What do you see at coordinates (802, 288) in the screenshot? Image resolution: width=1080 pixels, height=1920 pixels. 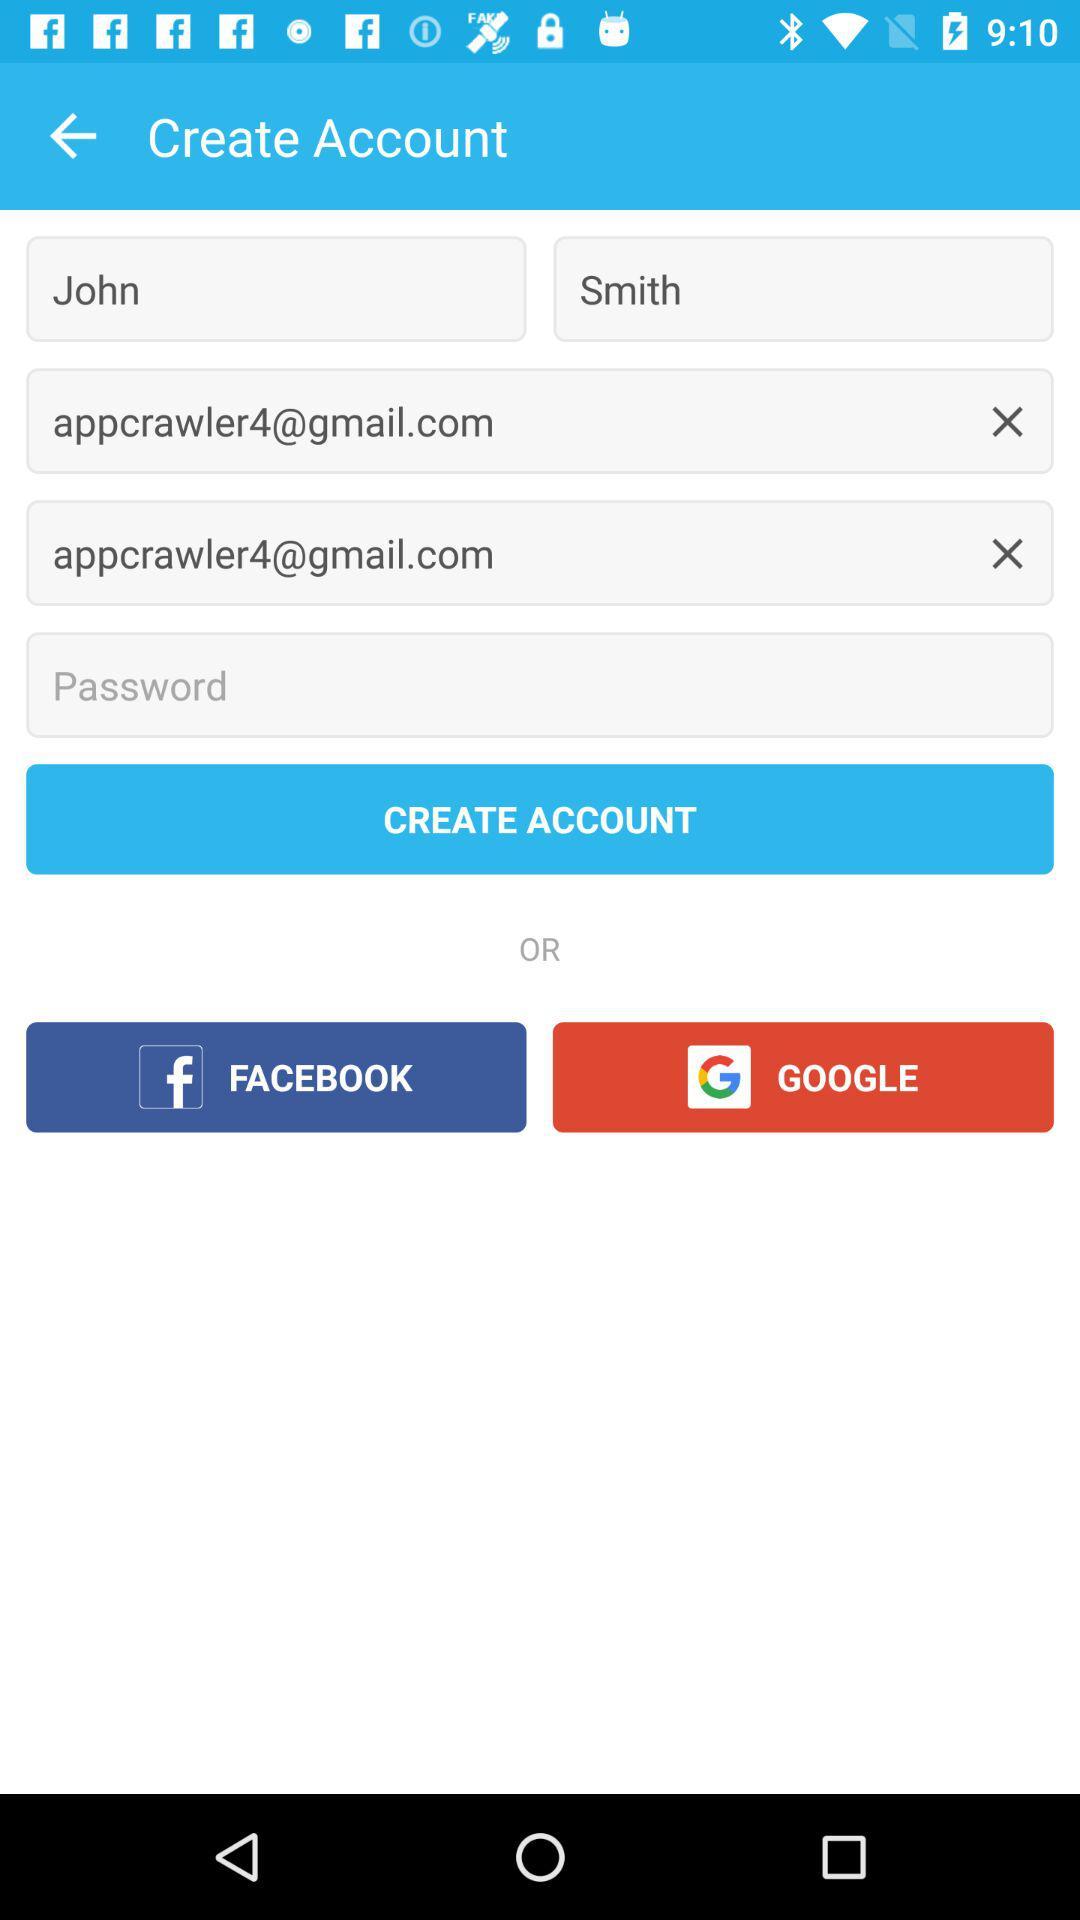 I see `icon above appcrawler4@gmail.com` at bounding box center [802, 288].